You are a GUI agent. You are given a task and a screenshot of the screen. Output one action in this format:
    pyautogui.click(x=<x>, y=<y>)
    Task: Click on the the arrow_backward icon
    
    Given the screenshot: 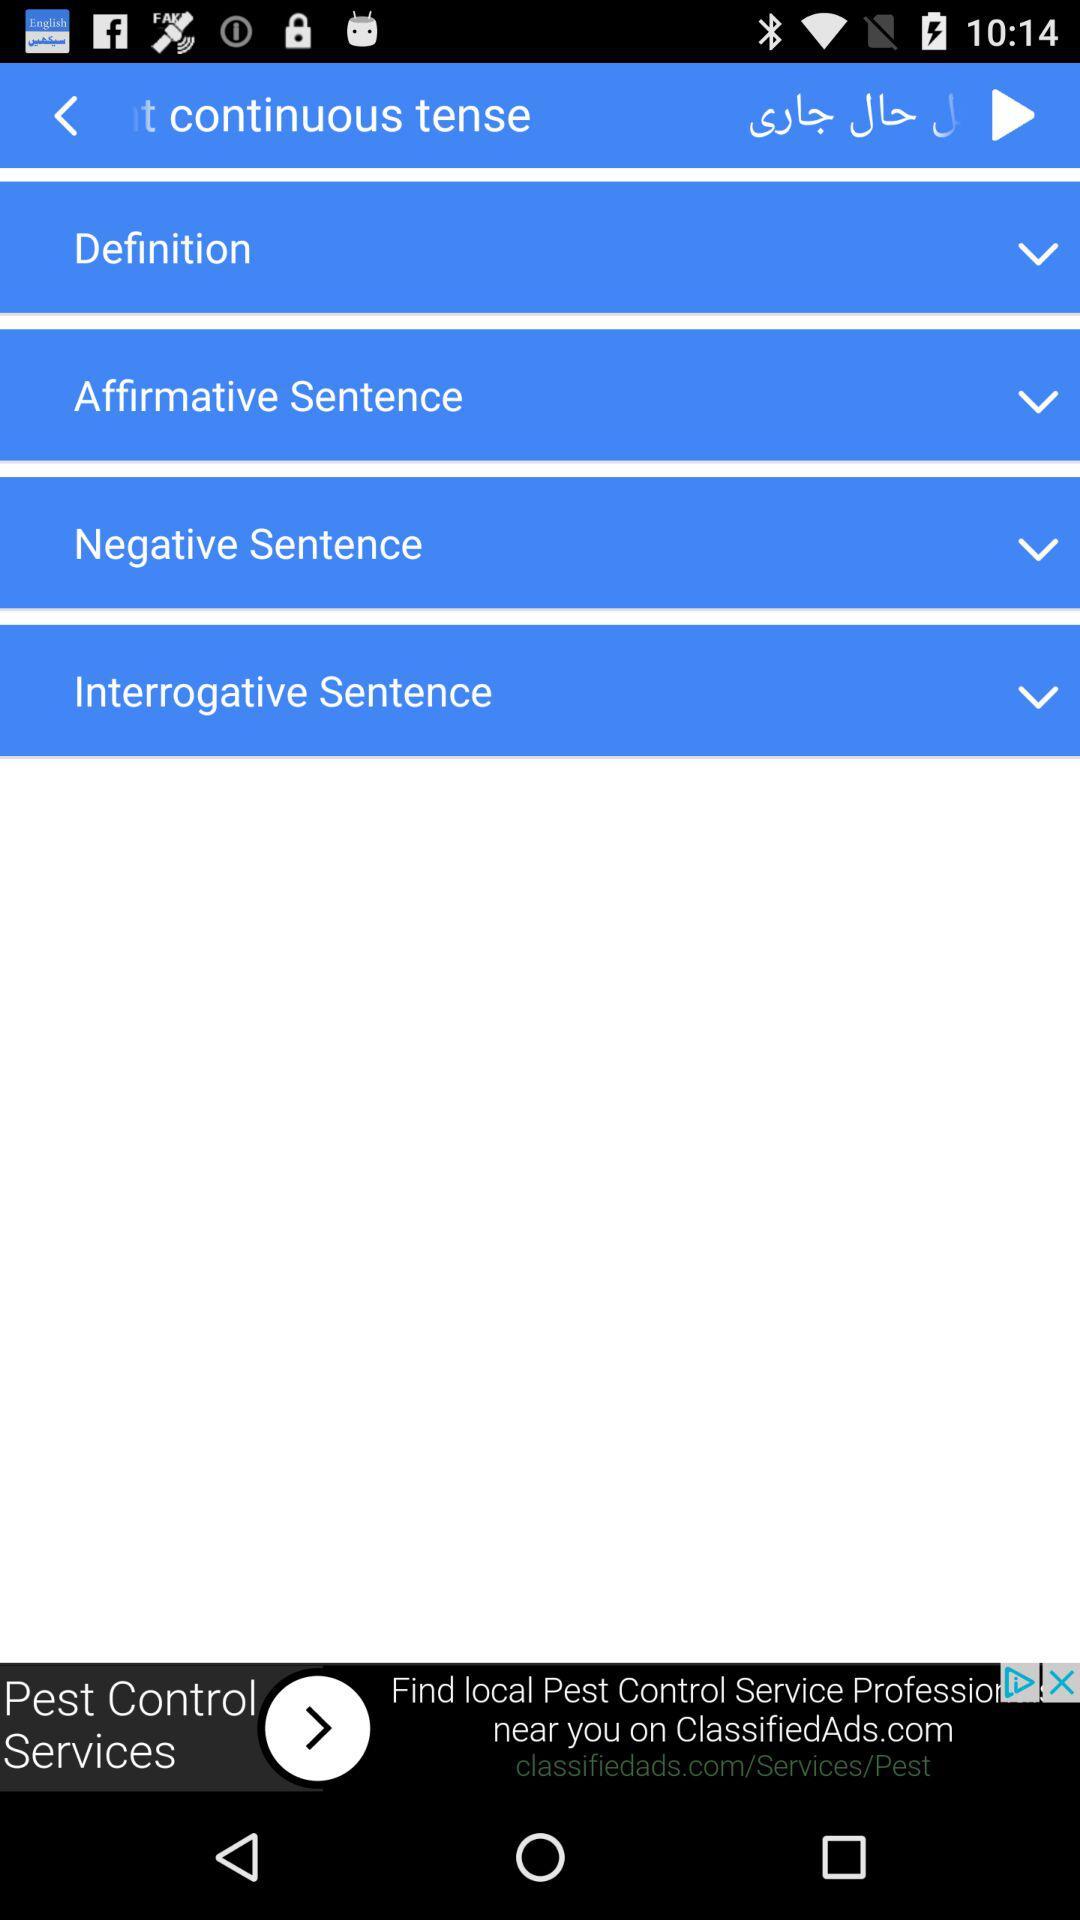 What is the action you would take?
    pyautogui.click(x=64, y=122)
    